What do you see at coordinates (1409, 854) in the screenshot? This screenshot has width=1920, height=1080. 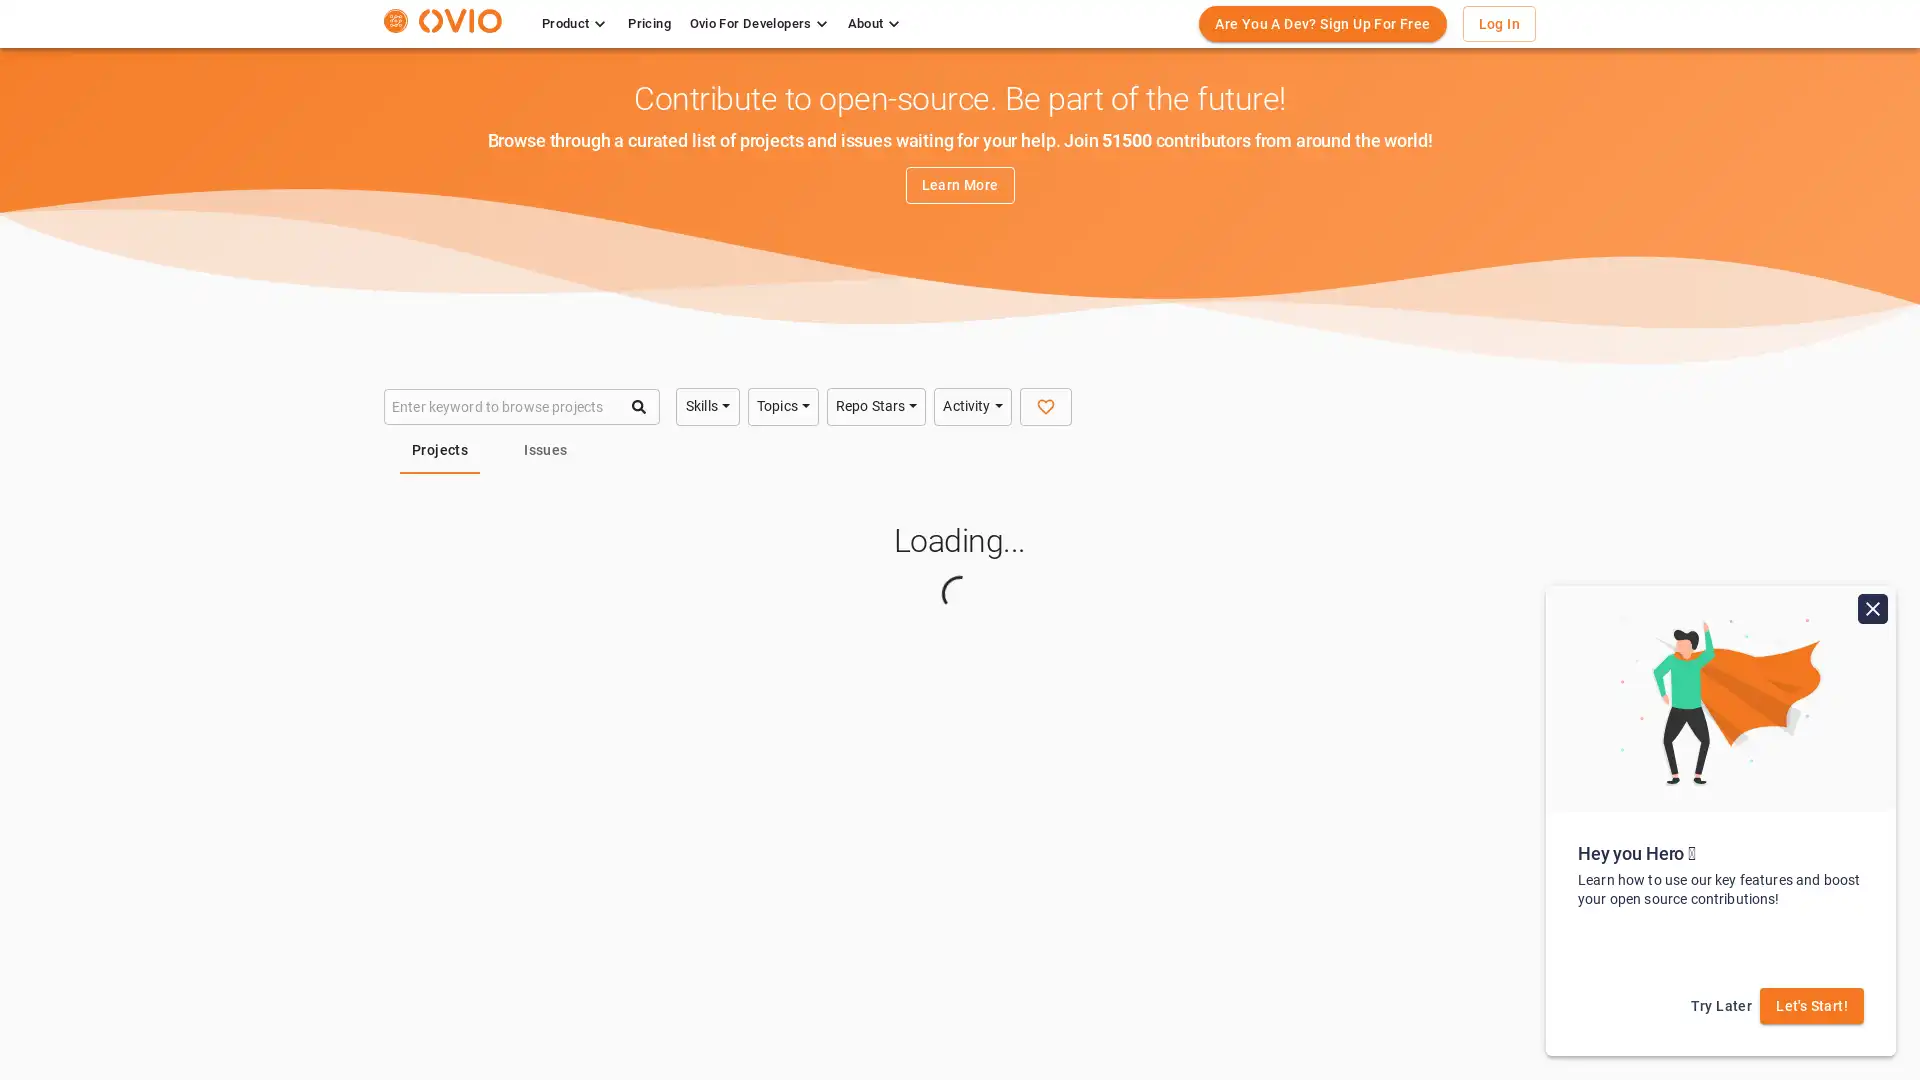 I see `C, C++` at bounding box center [1409, 854].